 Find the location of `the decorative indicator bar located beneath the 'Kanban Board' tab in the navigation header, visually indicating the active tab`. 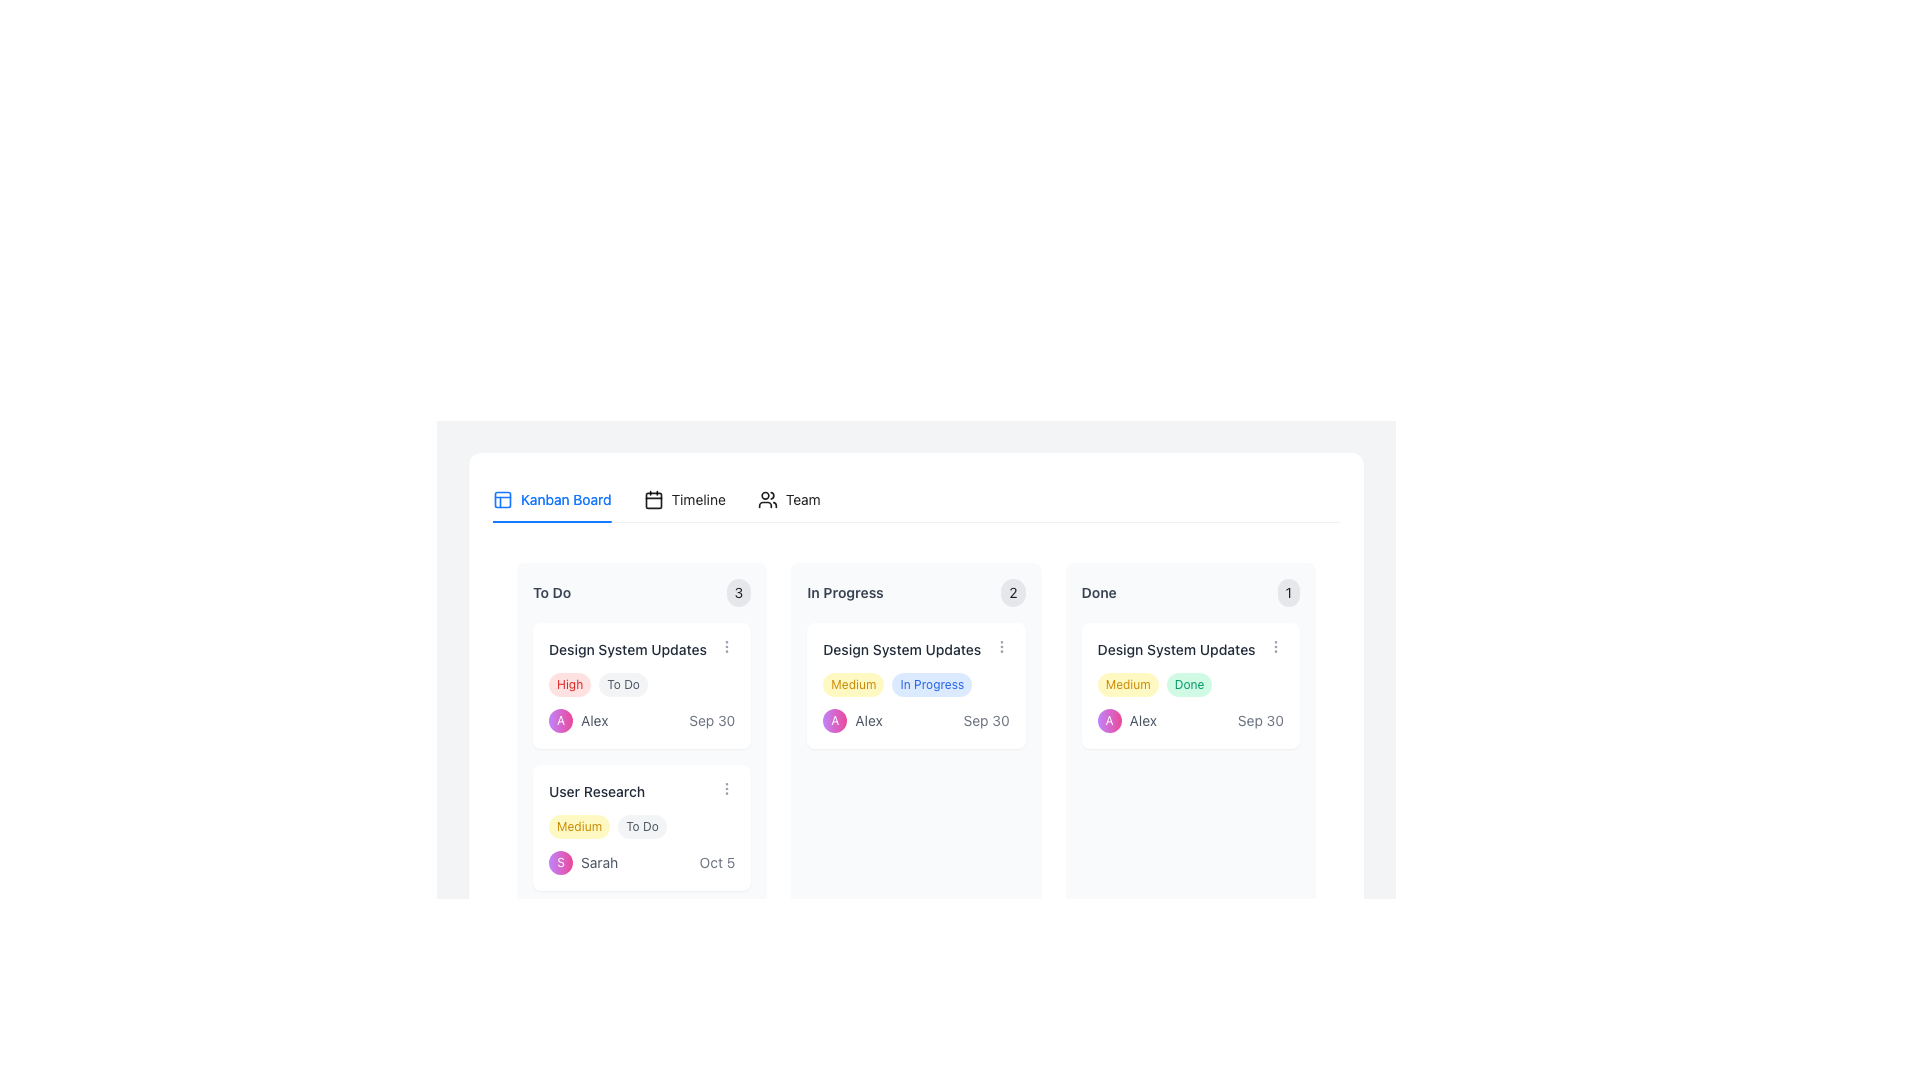

the decorative indicator bar located beneath the 'Kanban Board' tab in the navigation header, visually indicating the active tab is located at coordinates (552, 520).